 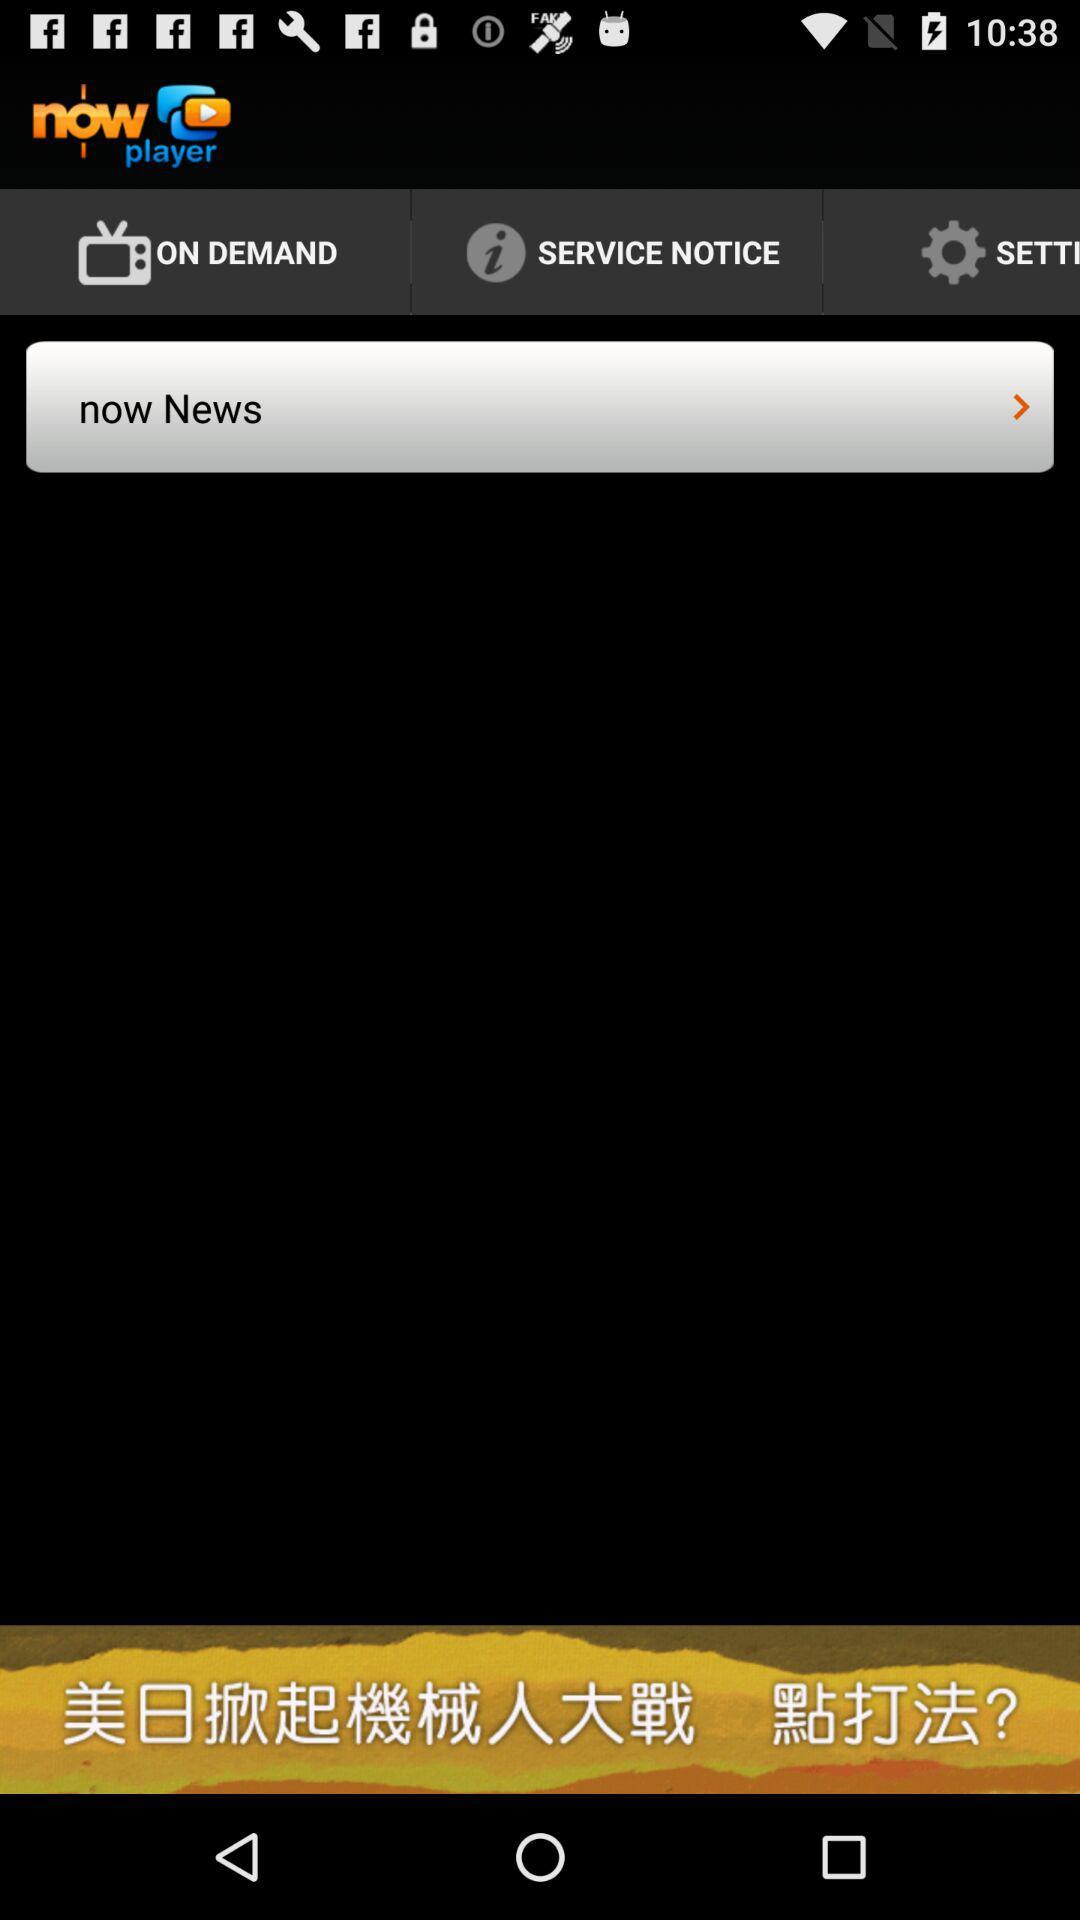 I want to click on the item at the bottom, so click(x=540, y=1708).